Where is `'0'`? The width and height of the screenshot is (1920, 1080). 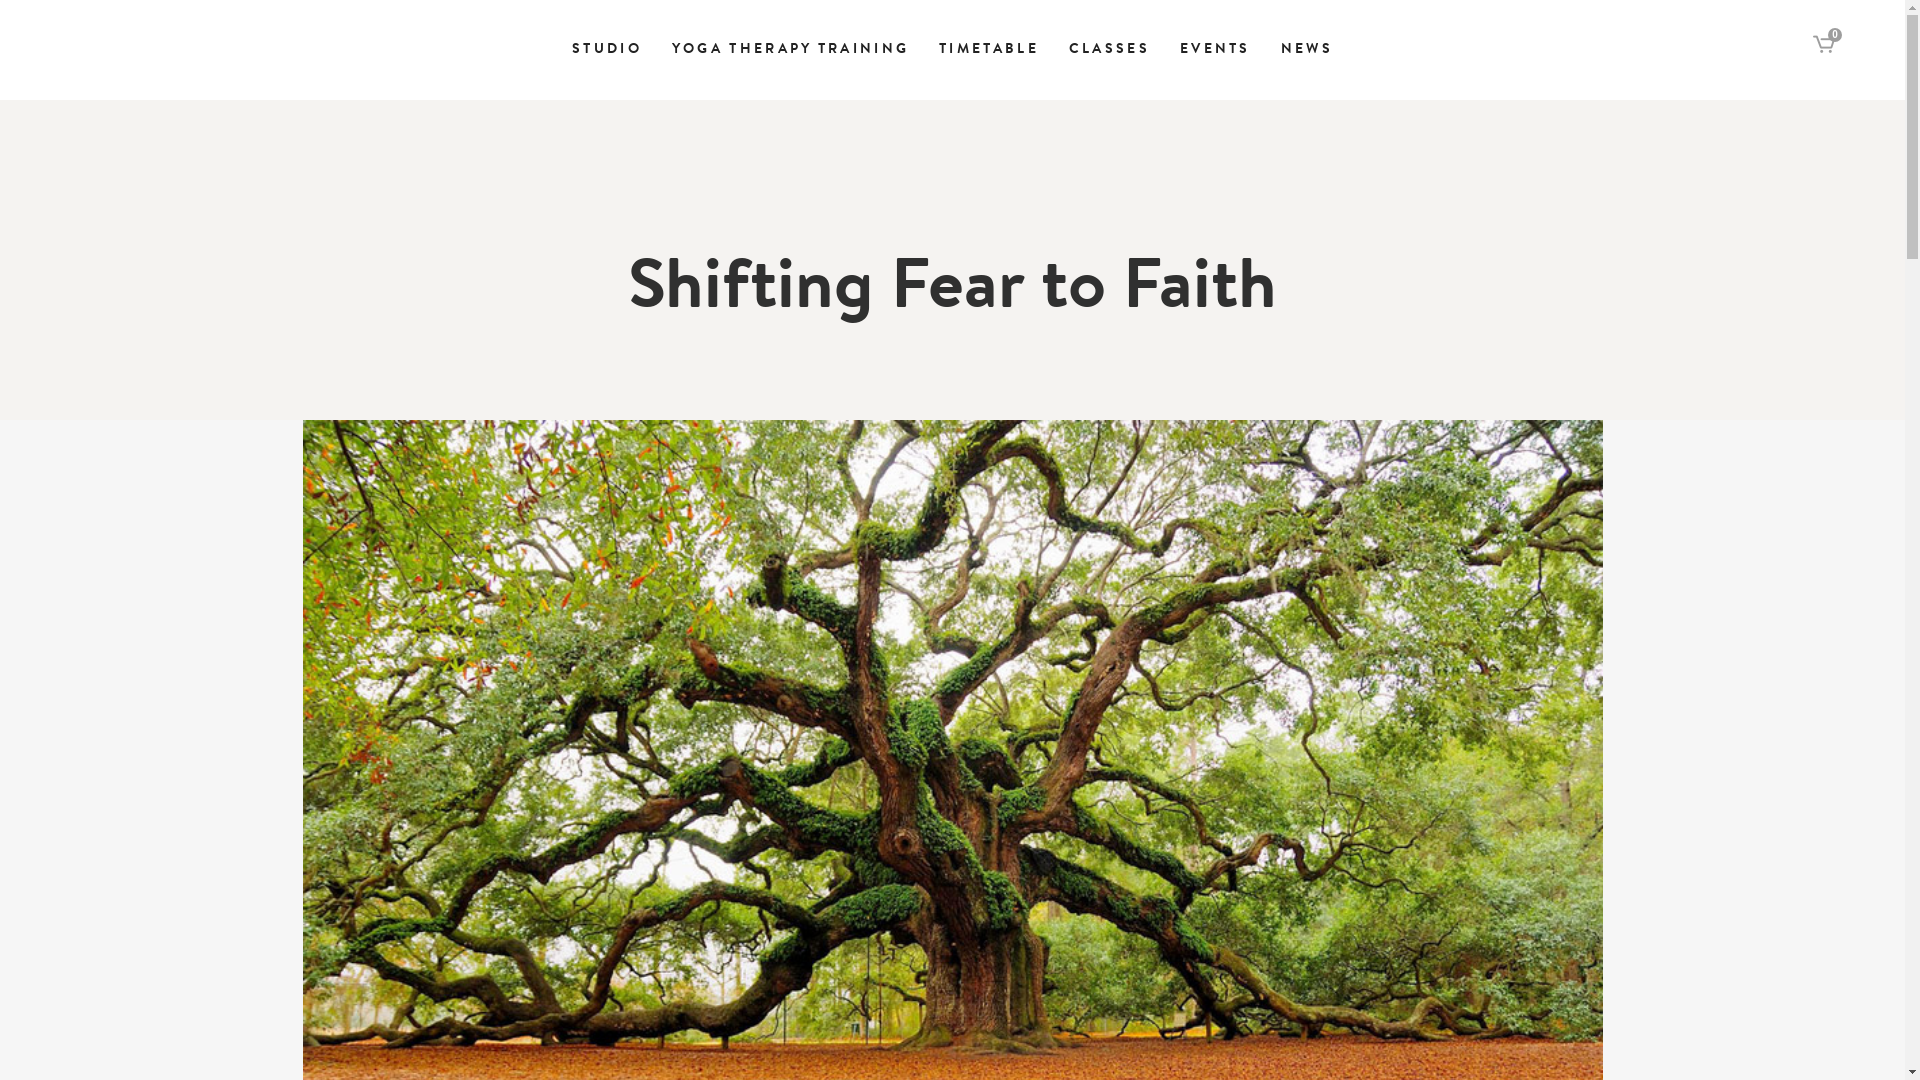
'0' is located at coordinates (1824, 46).